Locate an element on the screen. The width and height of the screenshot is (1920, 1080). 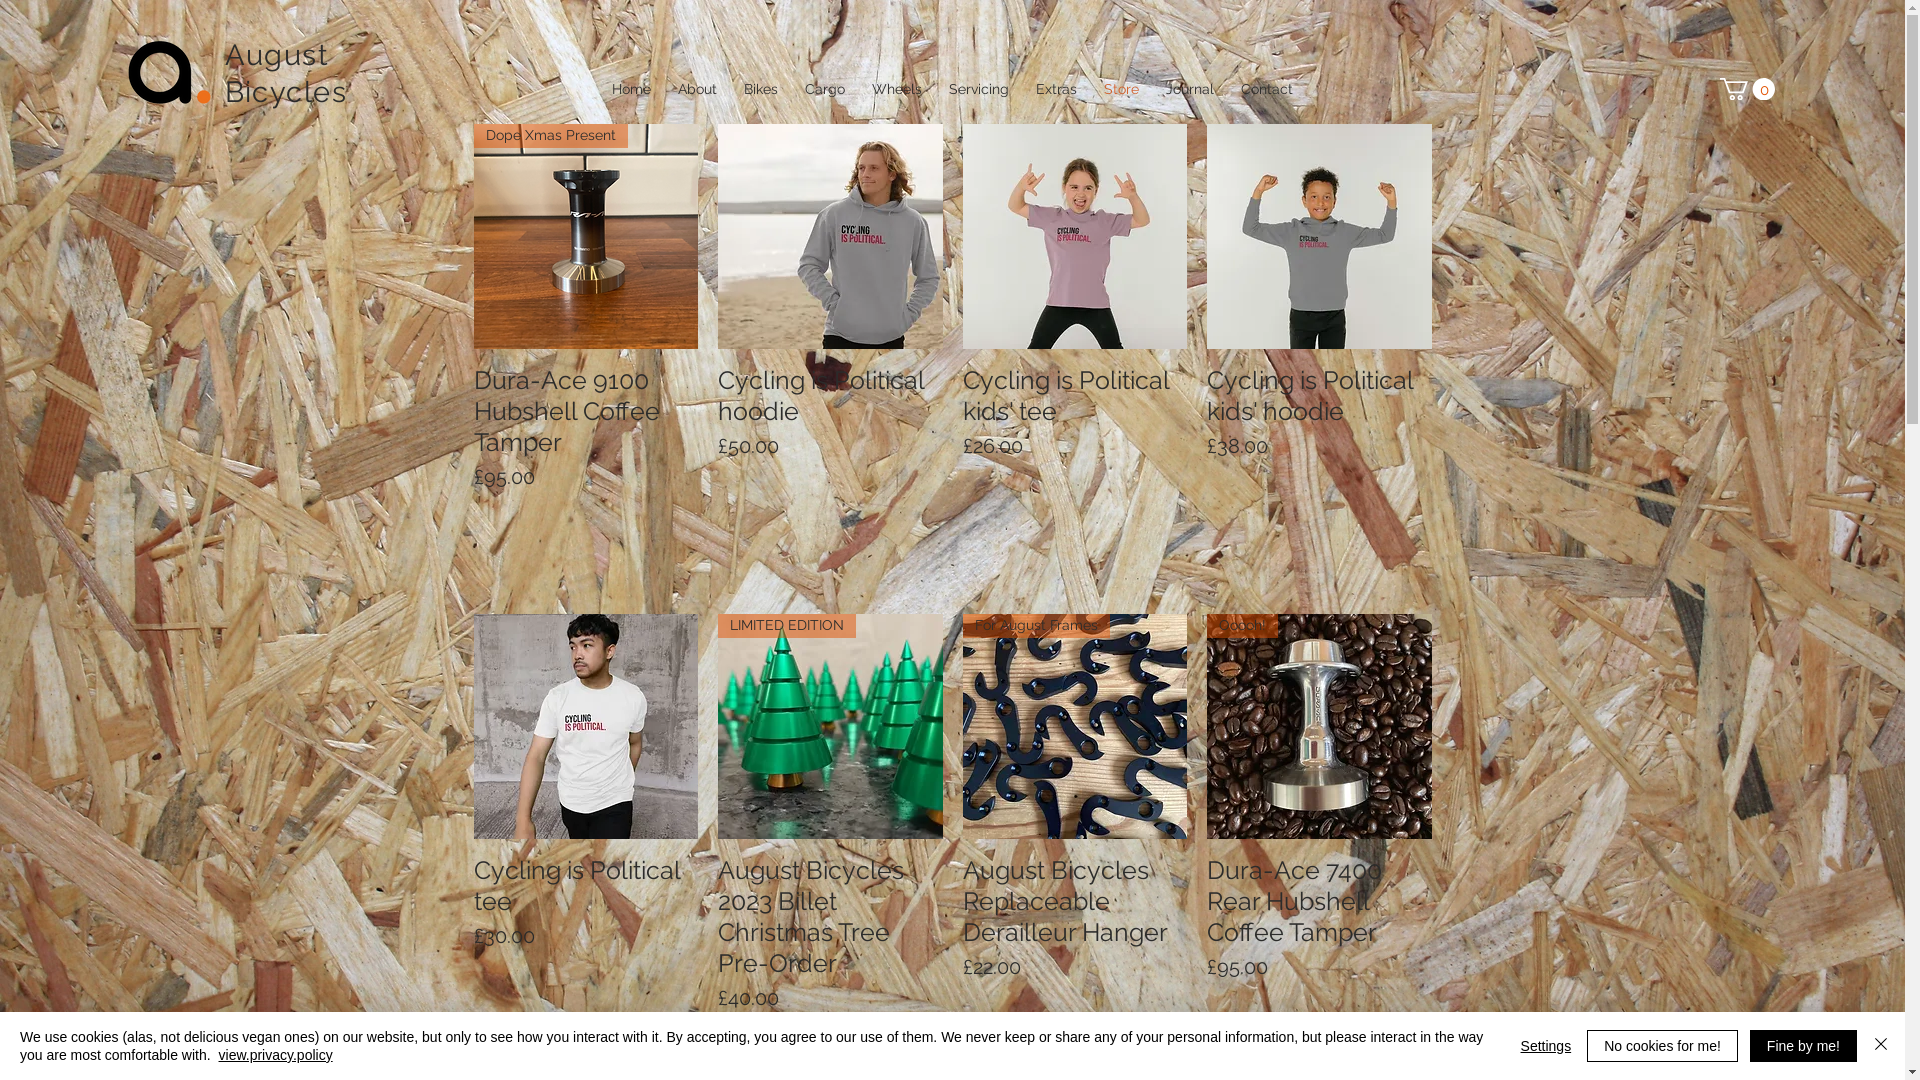
'Extras' is located at coordinates (1055, 87).